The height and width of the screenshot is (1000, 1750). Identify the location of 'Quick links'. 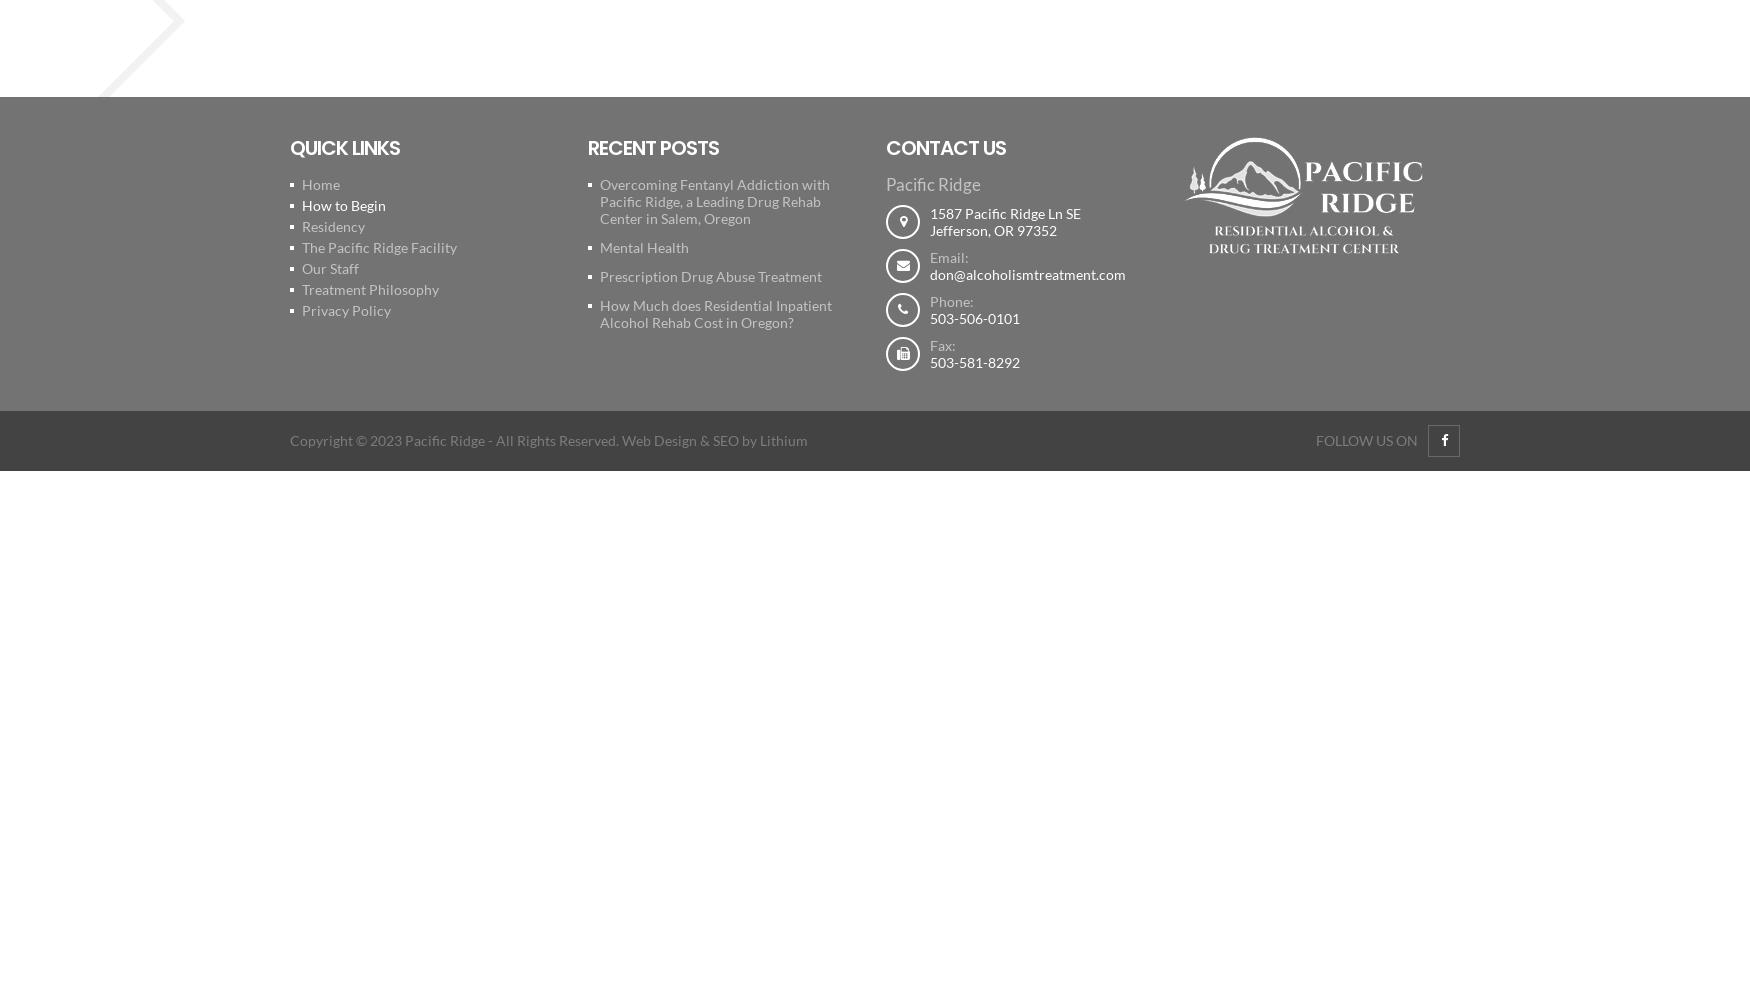
(344, 148).